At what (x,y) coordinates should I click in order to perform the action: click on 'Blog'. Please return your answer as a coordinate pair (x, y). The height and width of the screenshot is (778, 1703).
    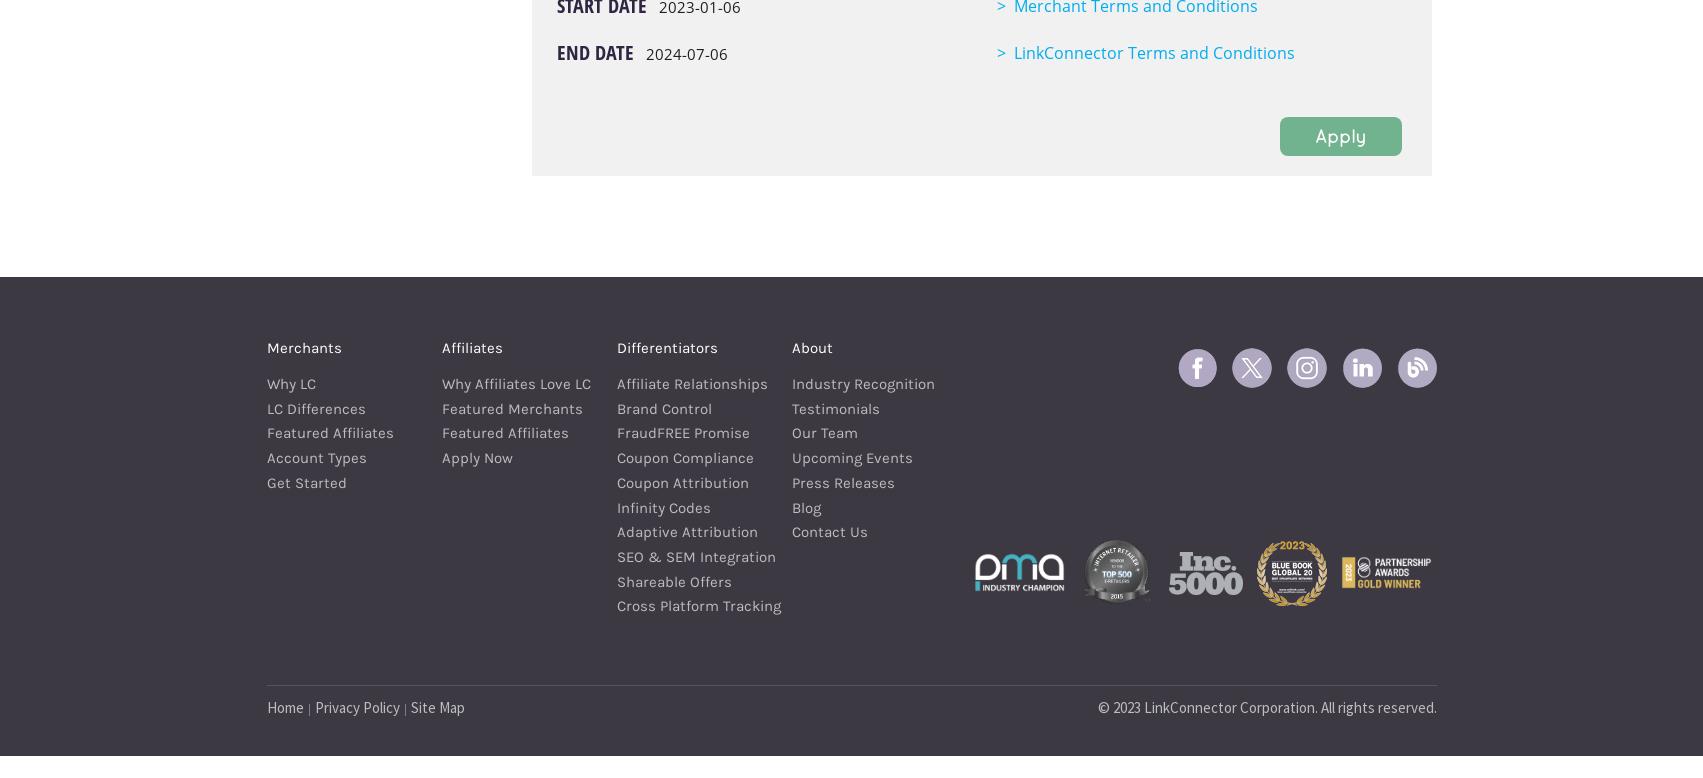
    Looking at the image, I should click on (791, 506).